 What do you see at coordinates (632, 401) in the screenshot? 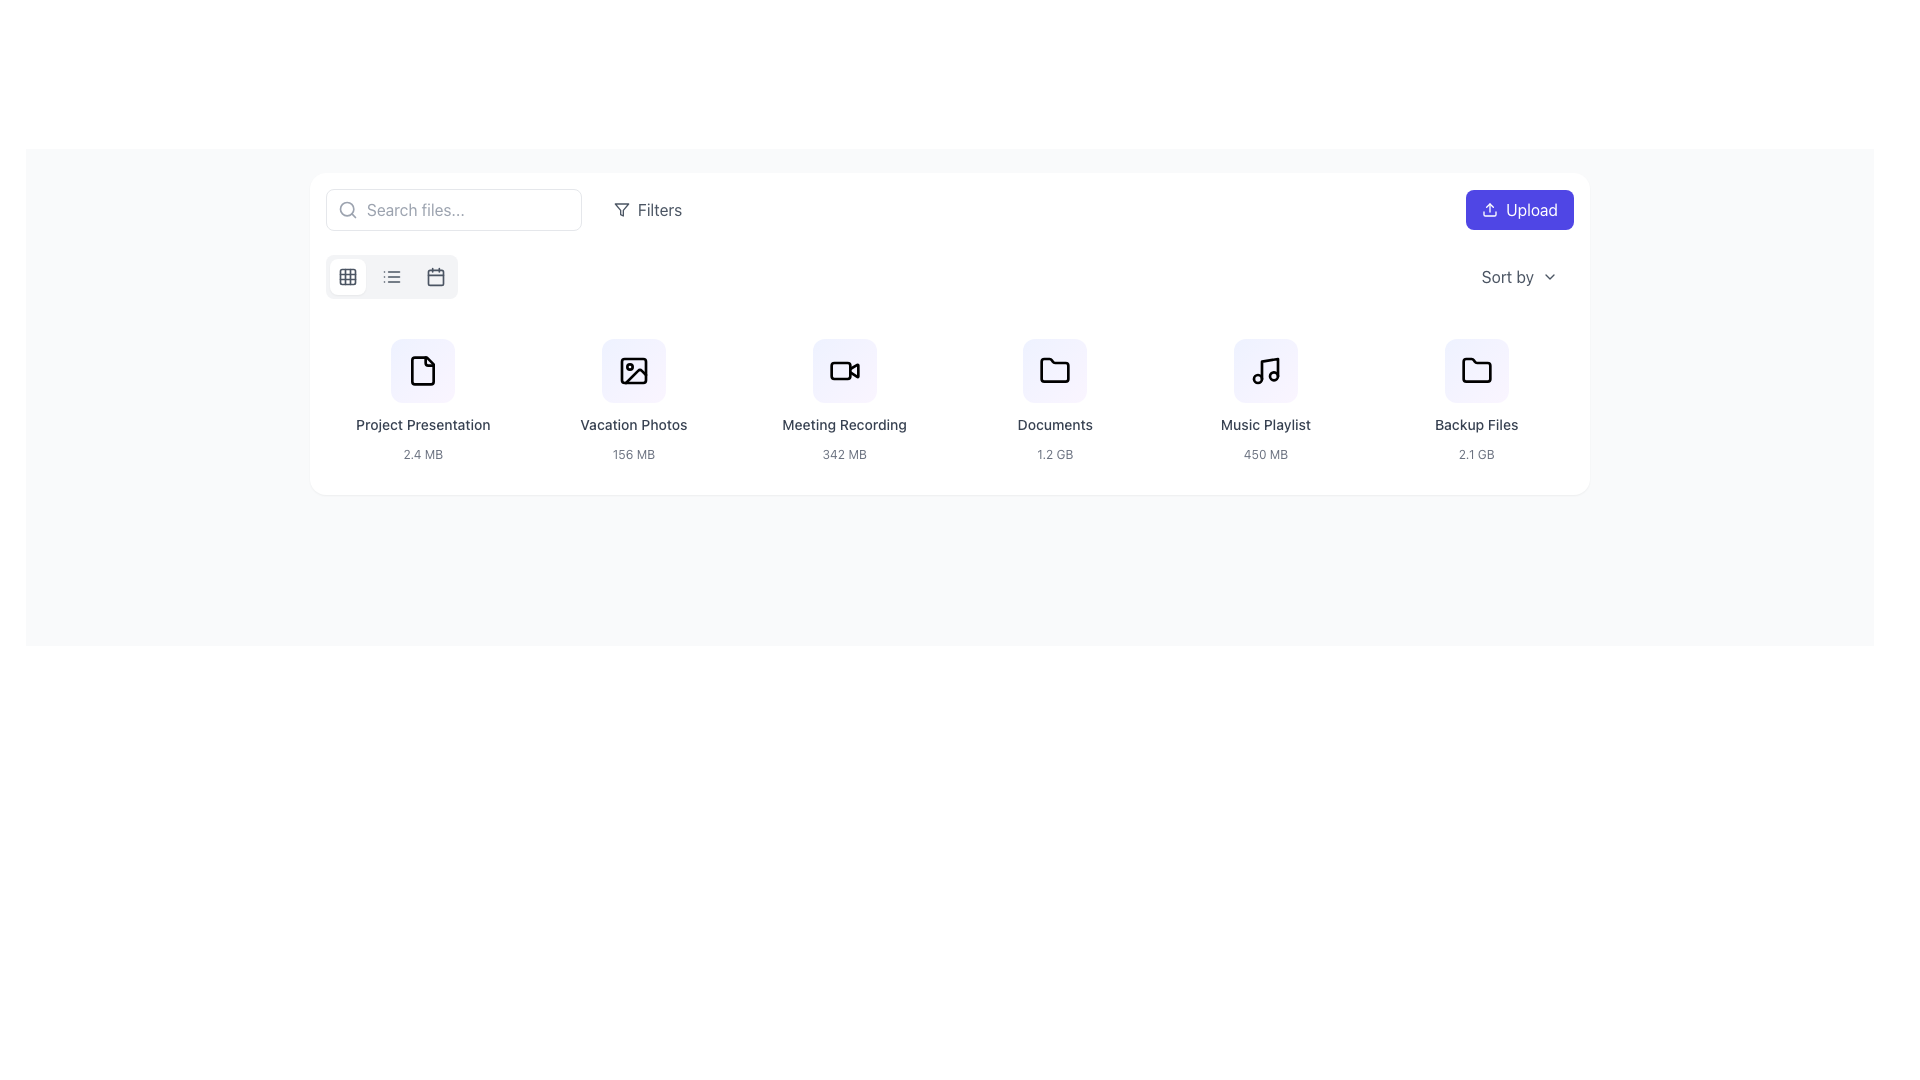
I see `the Informational card displaying 'Vacation Photos' and '156 MB', which is the second card in the grid layout` at bounding box center [632, 401].